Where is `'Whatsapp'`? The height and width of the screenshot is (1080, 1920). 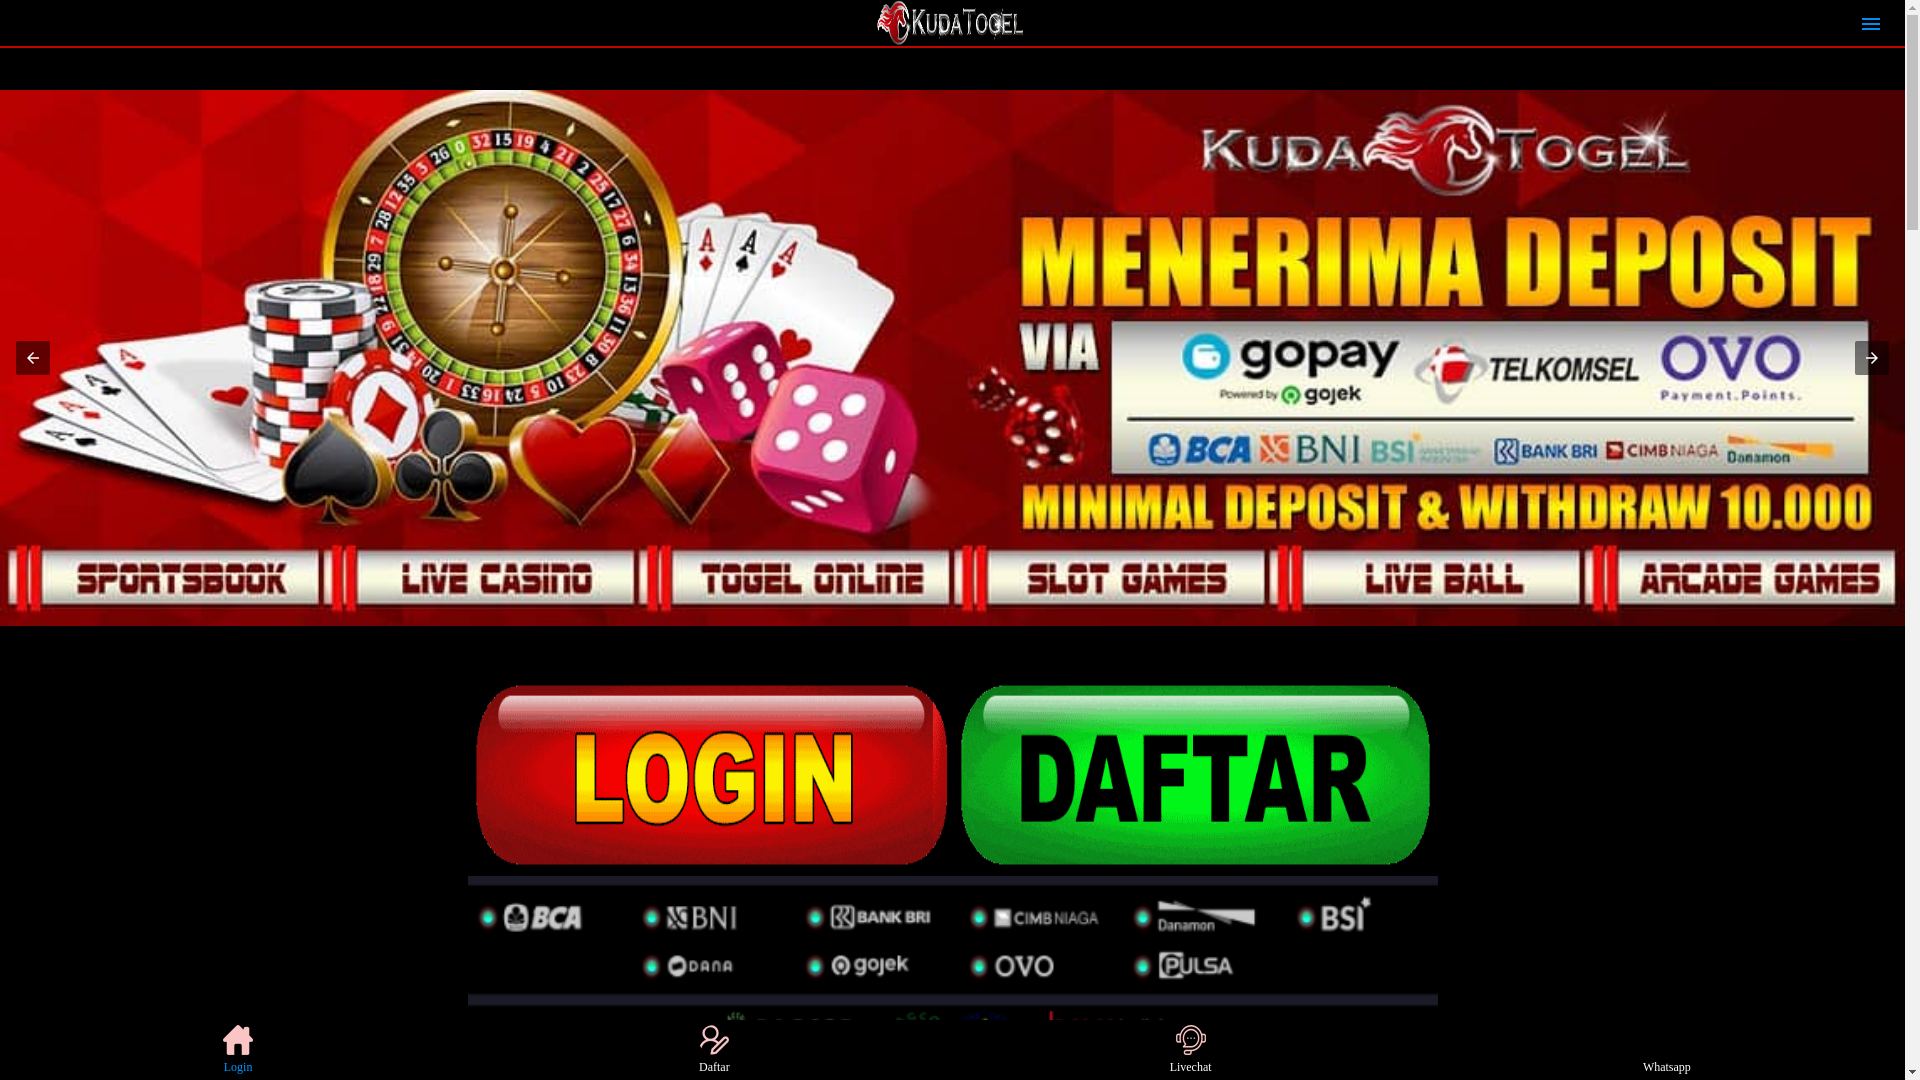
'Whatsapp' is located at coordinates (1666, 1048).